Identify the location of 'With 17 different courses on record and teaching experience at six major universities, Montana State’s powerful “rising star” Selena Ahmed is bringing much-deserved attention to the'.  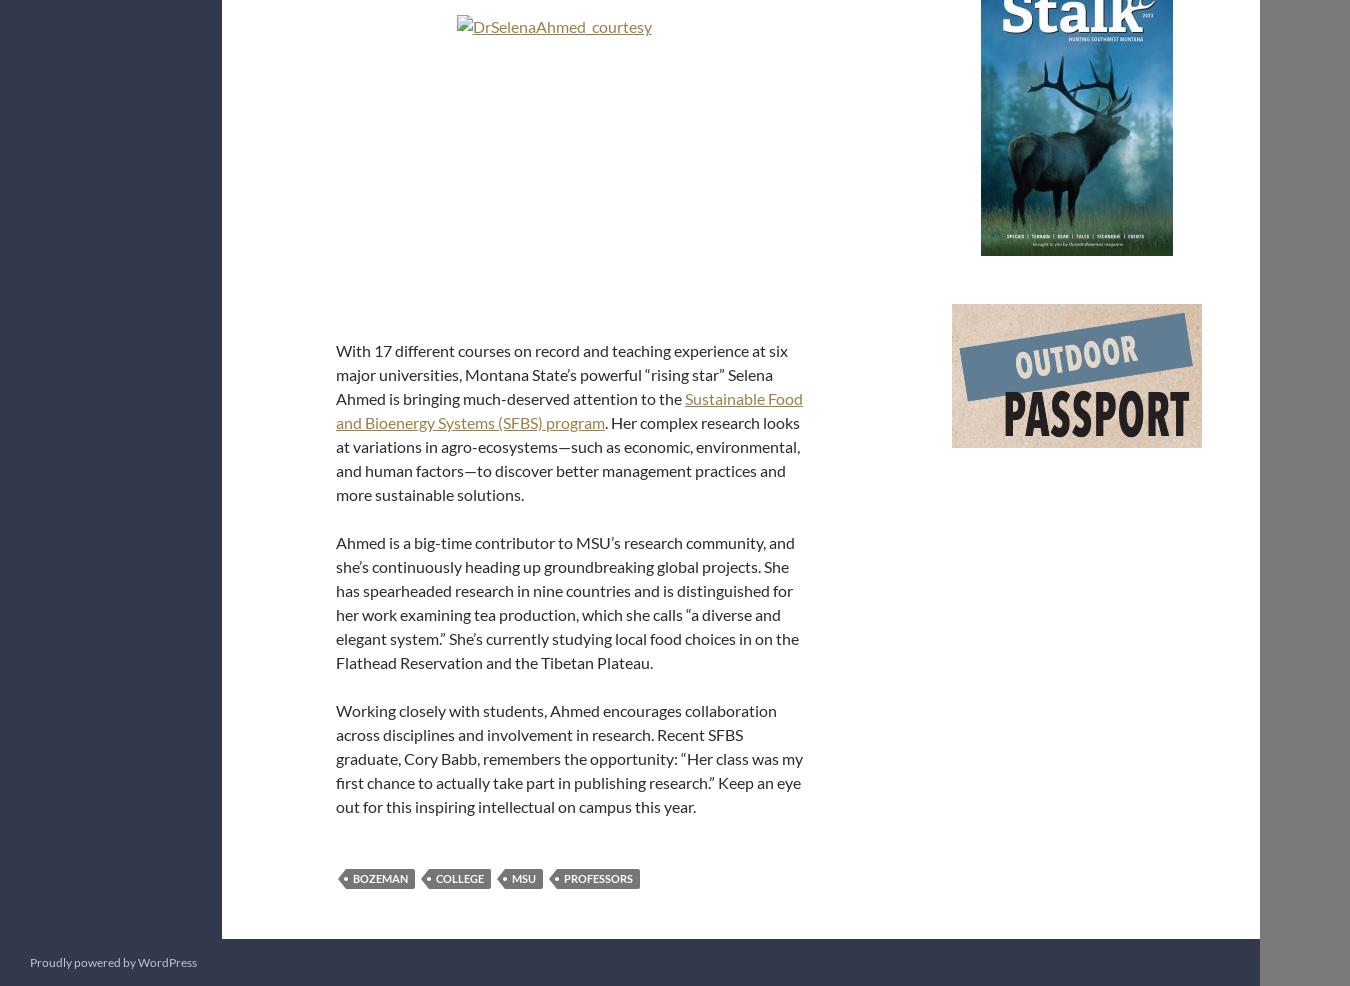
(561, 373).